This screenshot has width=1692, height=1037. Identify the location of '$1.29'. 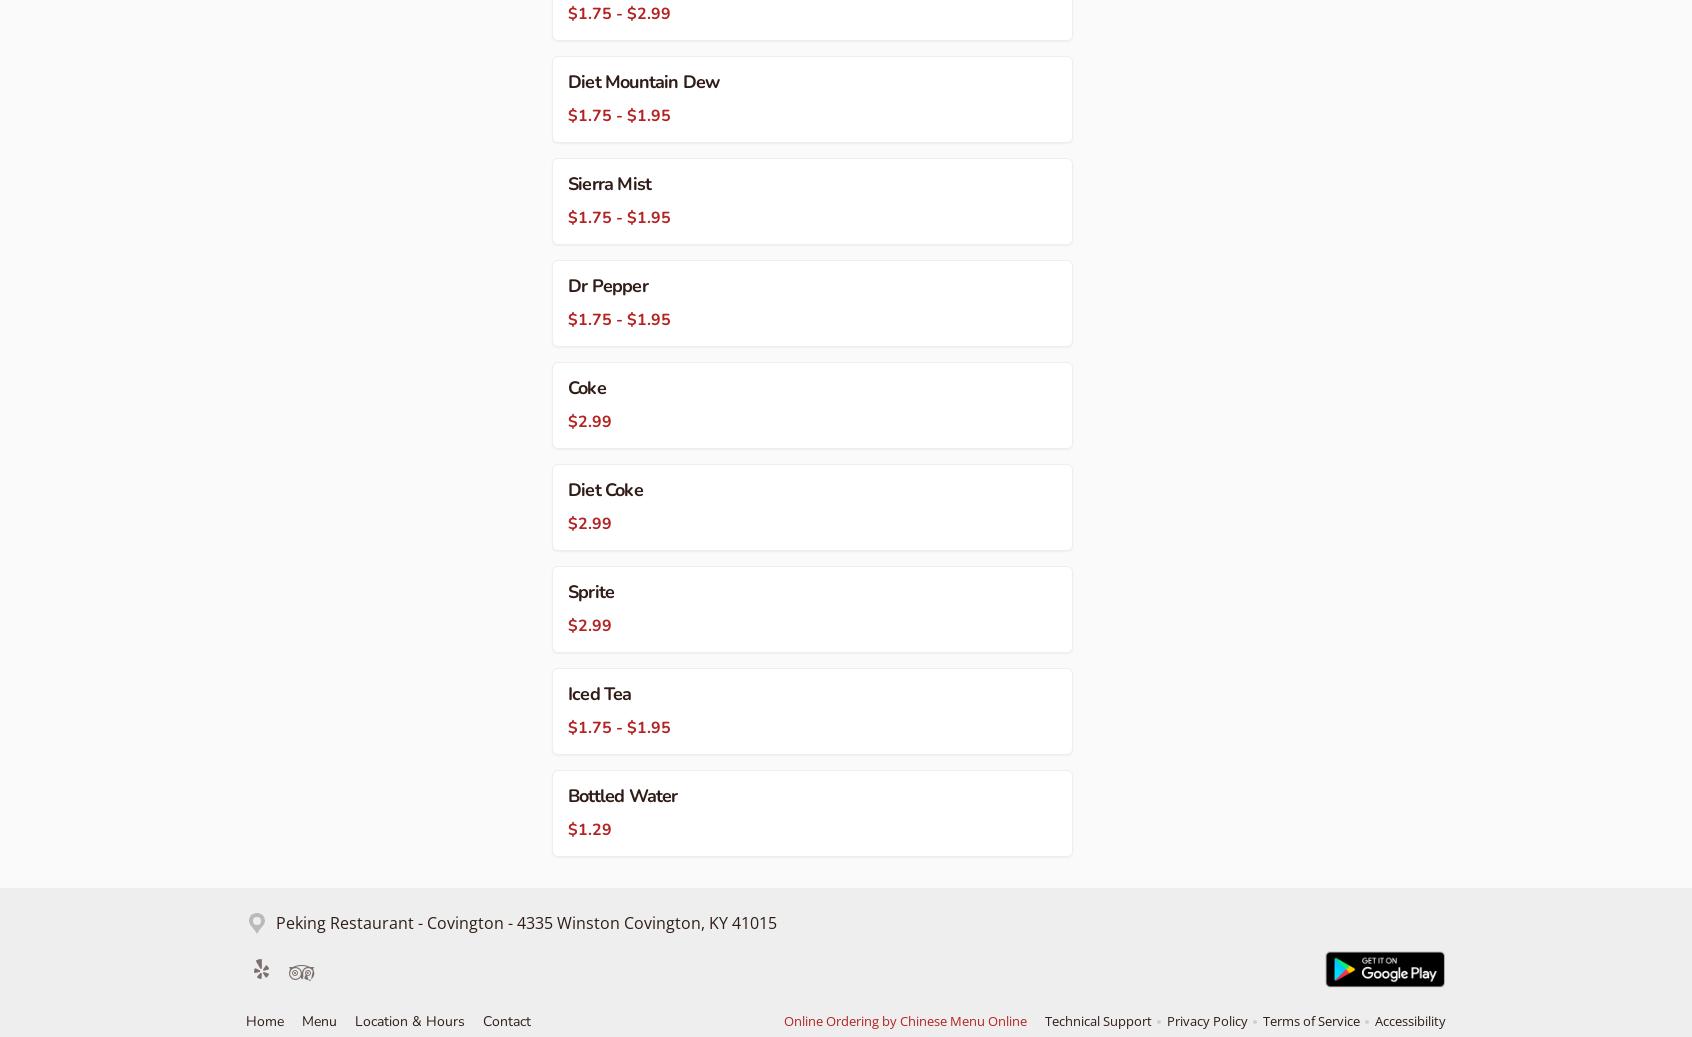
(589, 828).